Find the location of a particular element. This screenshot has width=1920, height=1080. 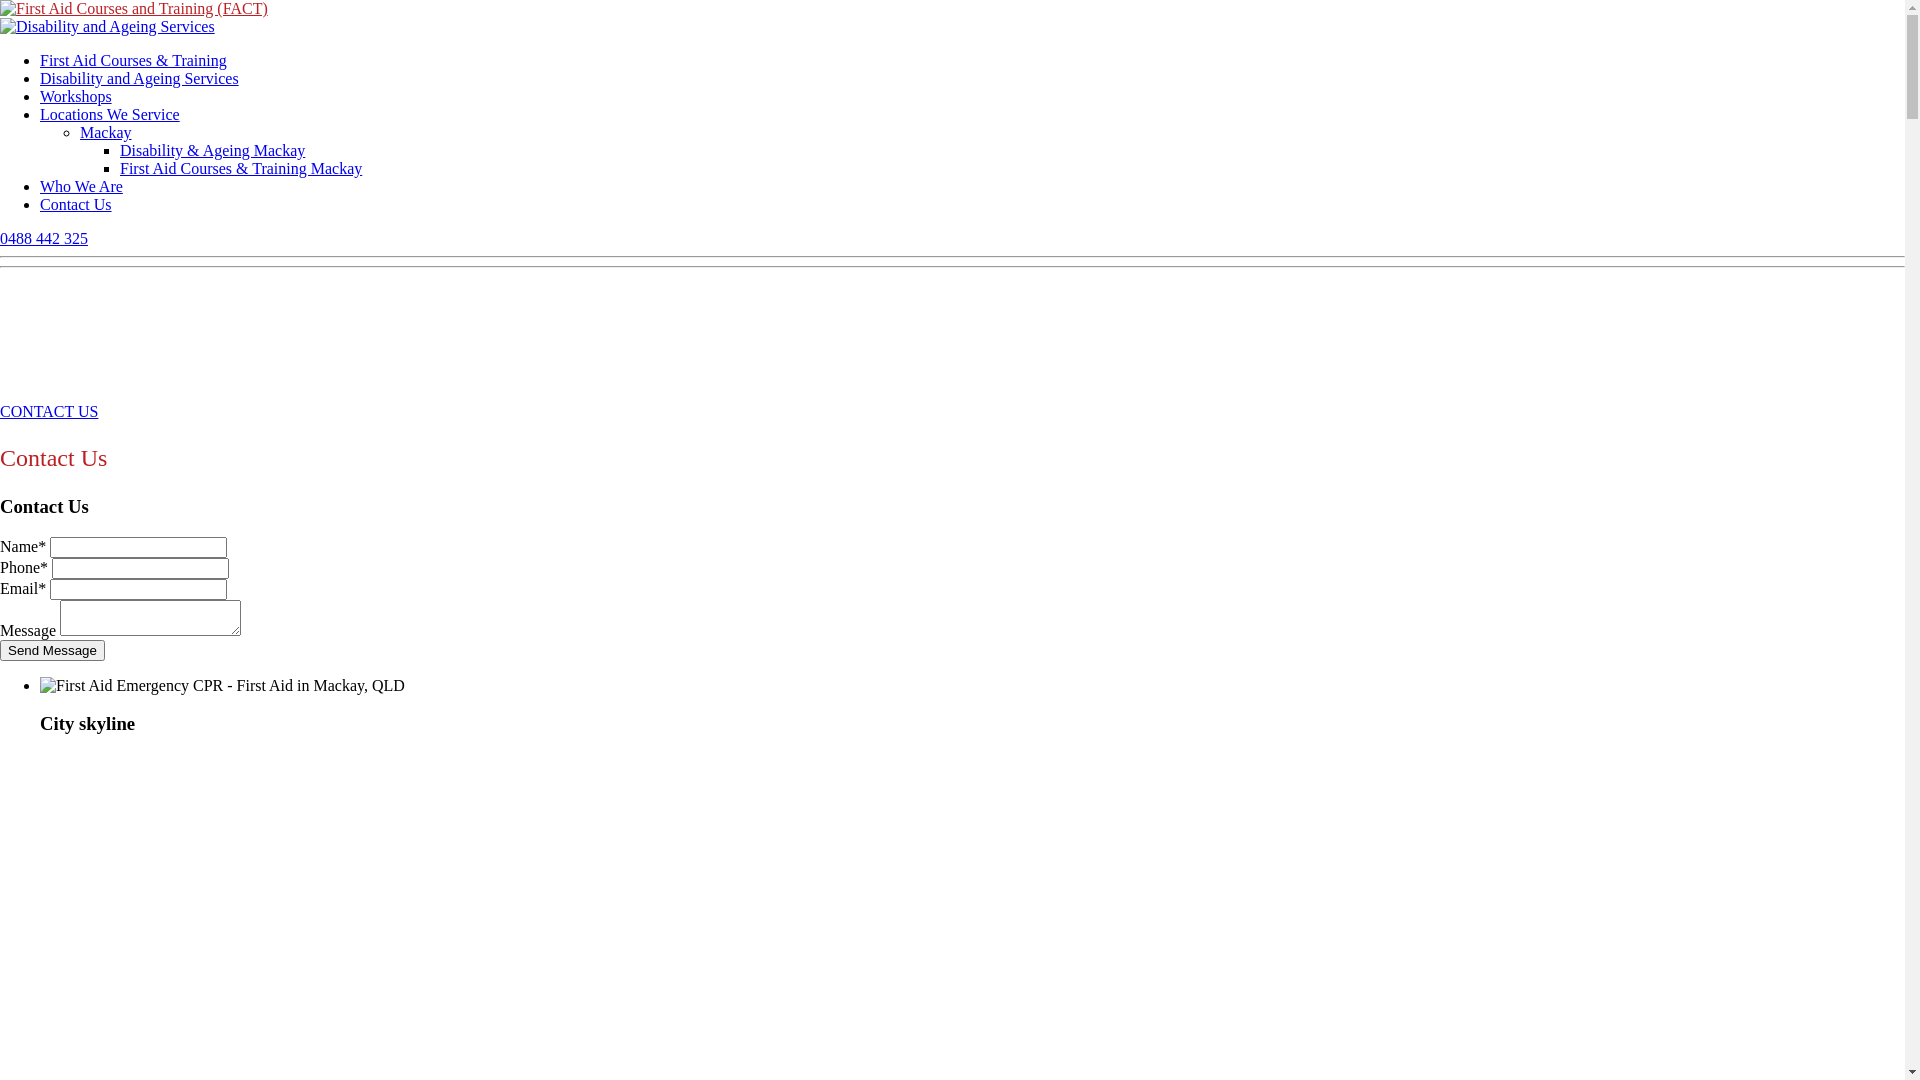

'Locations We Service' is located at coordinates (39, 114).